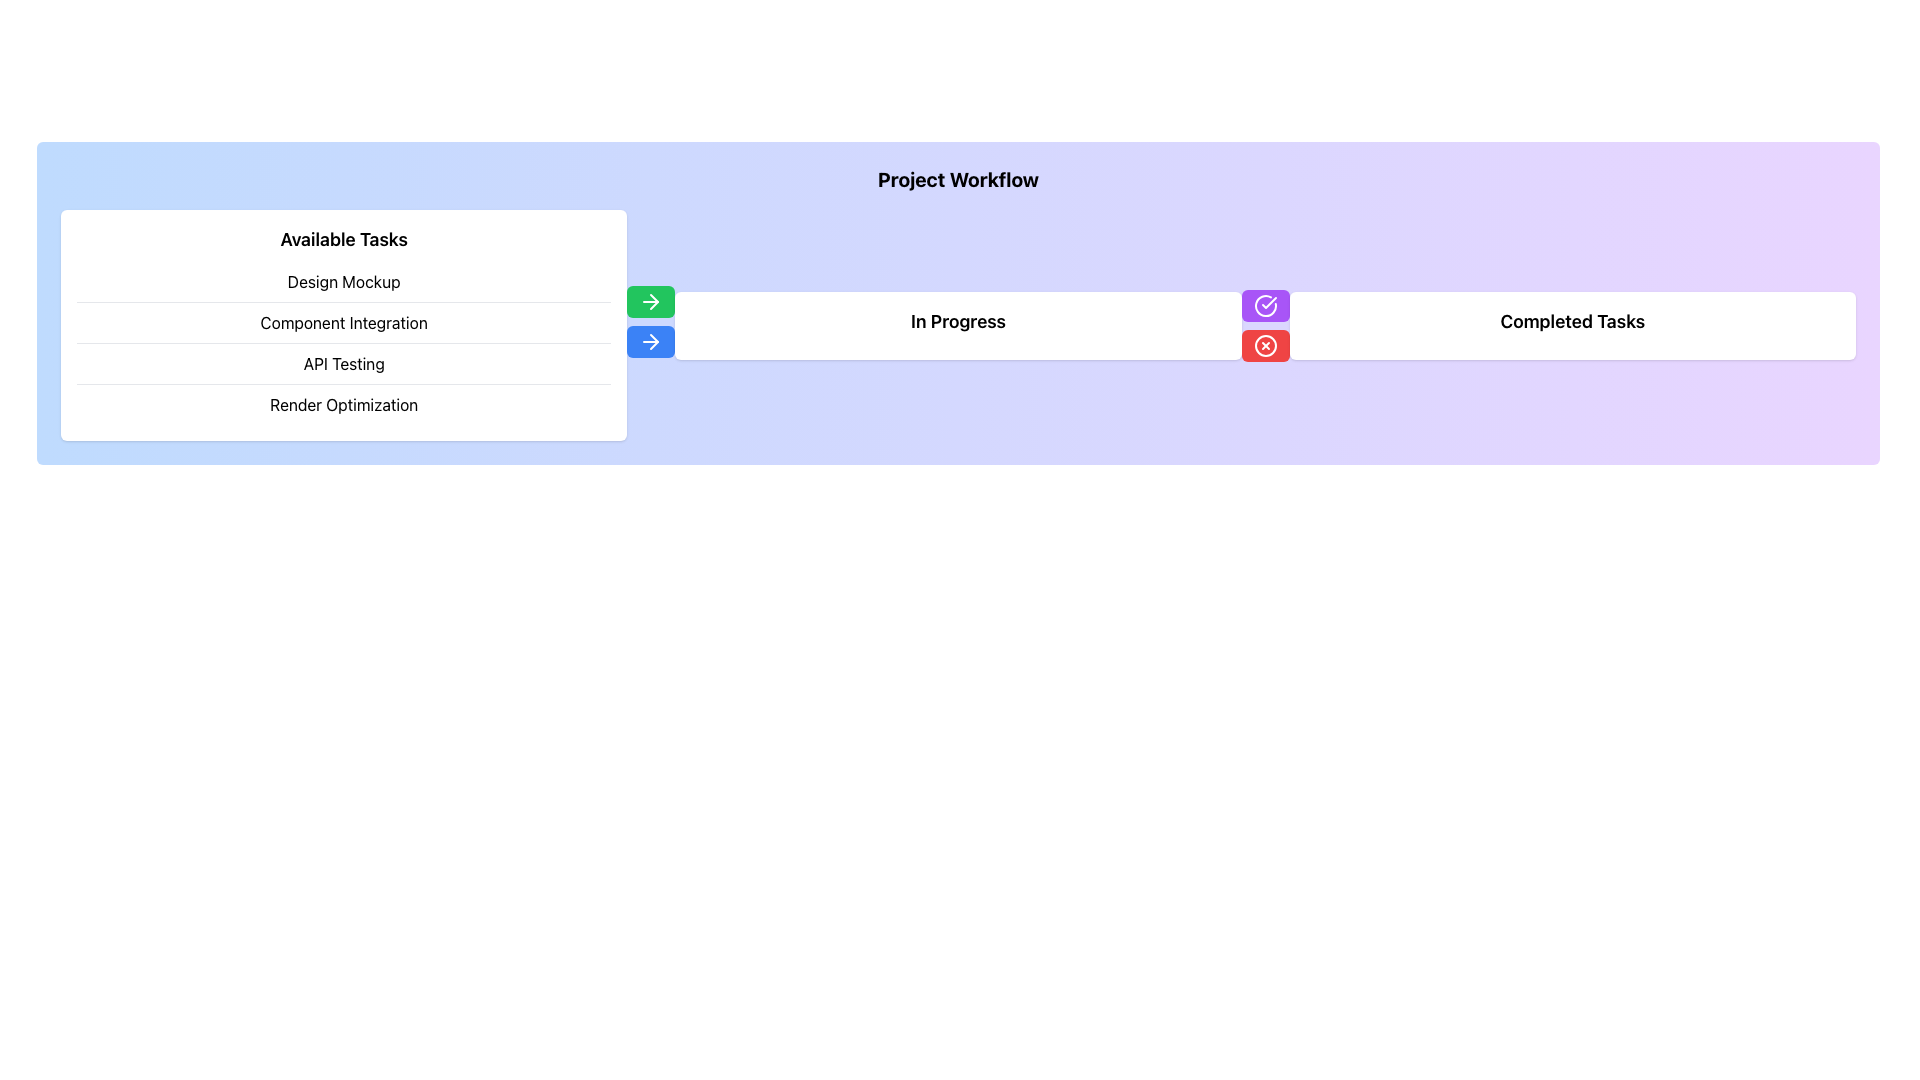  What do you see at coordinates (1264, 305) in the screenshot?
I see `the purple button with a checkmark icon located in the 'In Progress' section` at bounding box center [1264, 305].